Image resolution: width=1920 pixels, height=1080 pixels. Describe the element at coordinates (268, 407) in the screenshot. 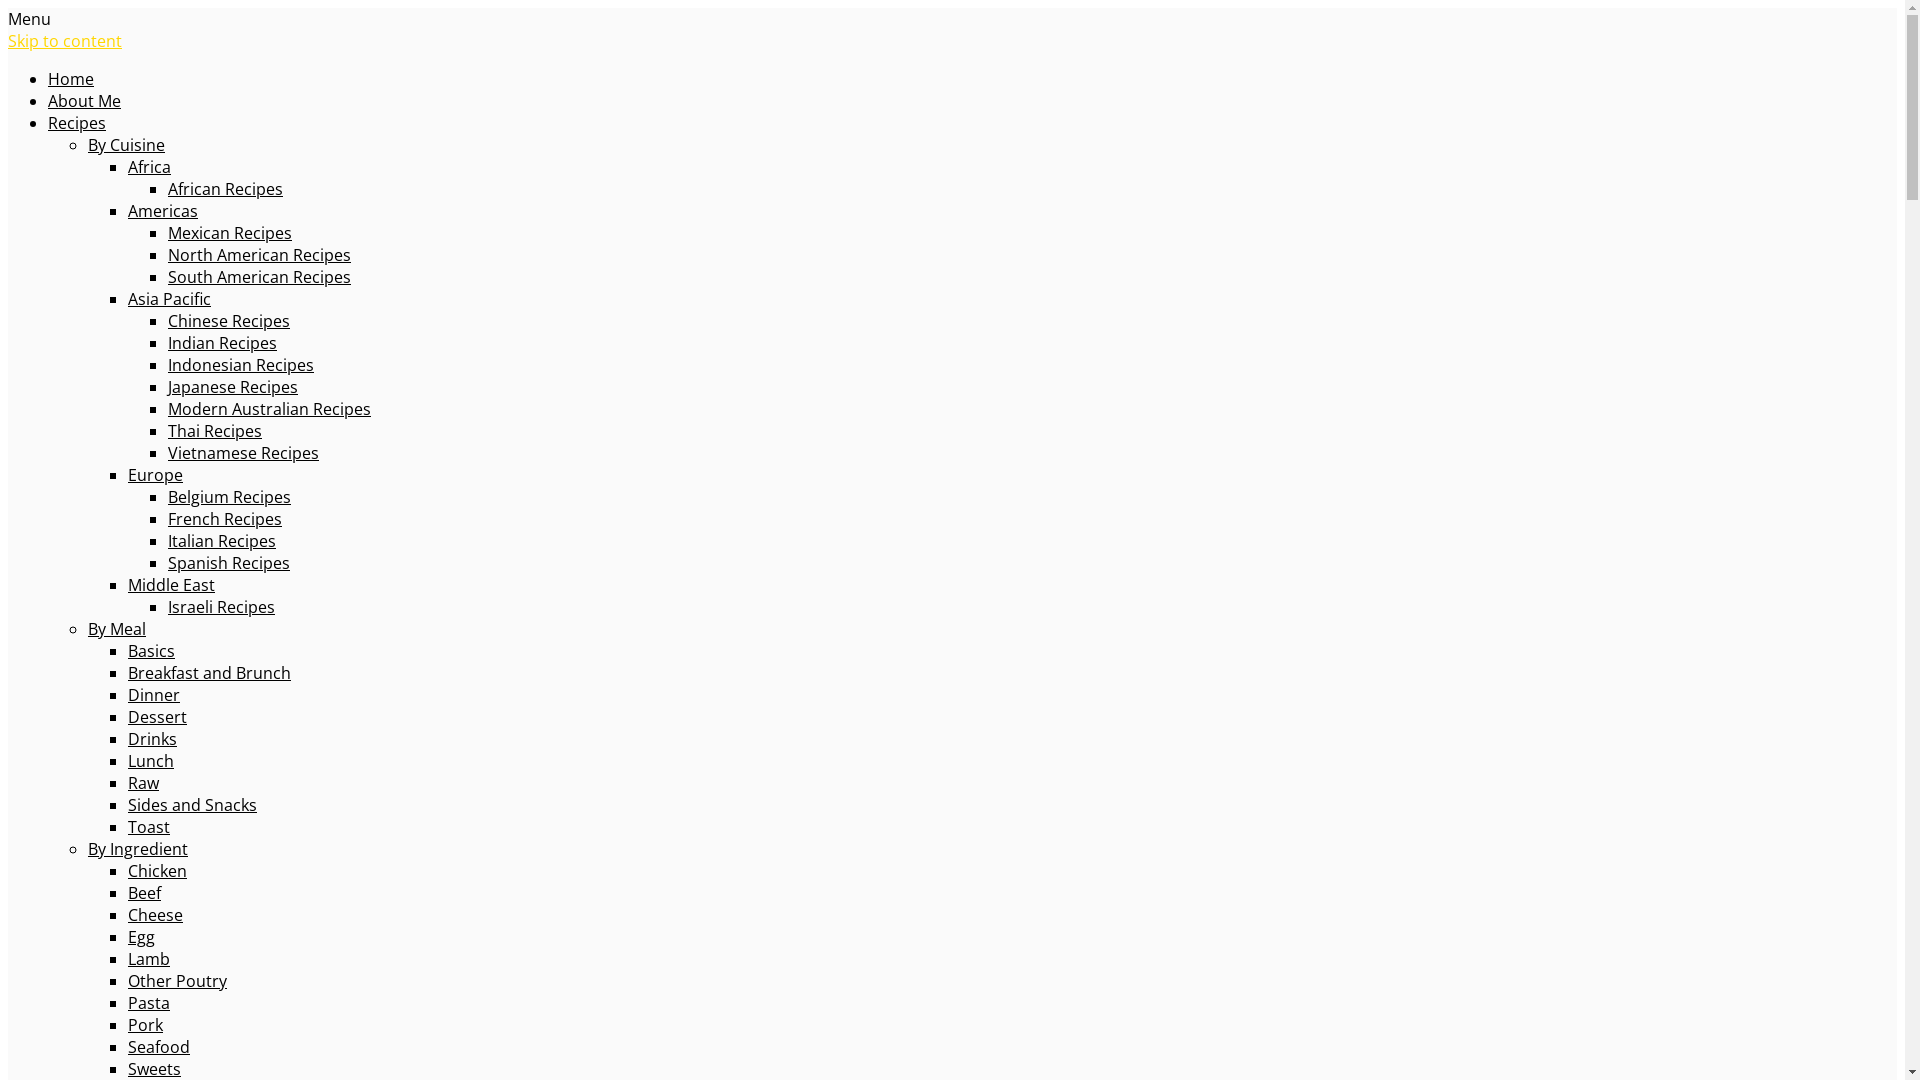

I see `'Modern Australian Recipes'` at that location.